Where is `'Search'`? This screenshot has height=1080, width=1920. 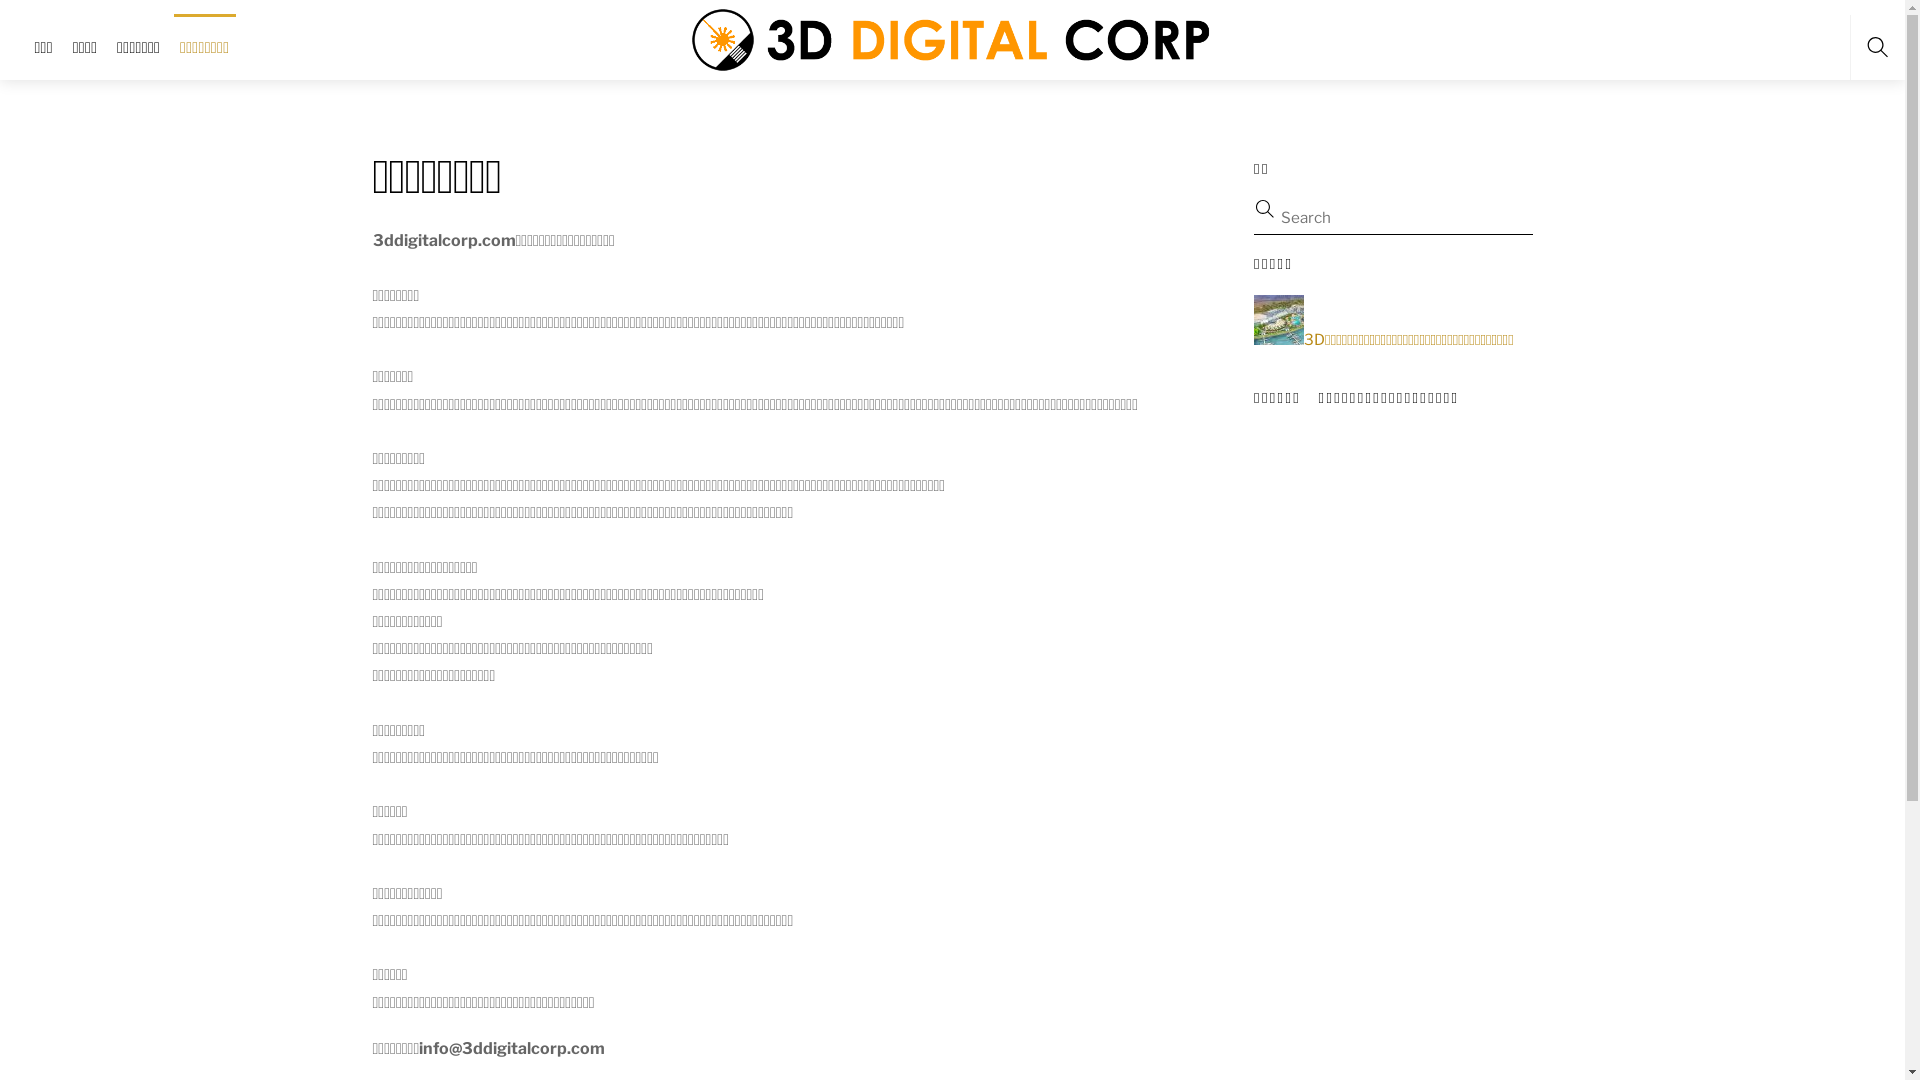
'Search' is located at coordinates (1382, 217).